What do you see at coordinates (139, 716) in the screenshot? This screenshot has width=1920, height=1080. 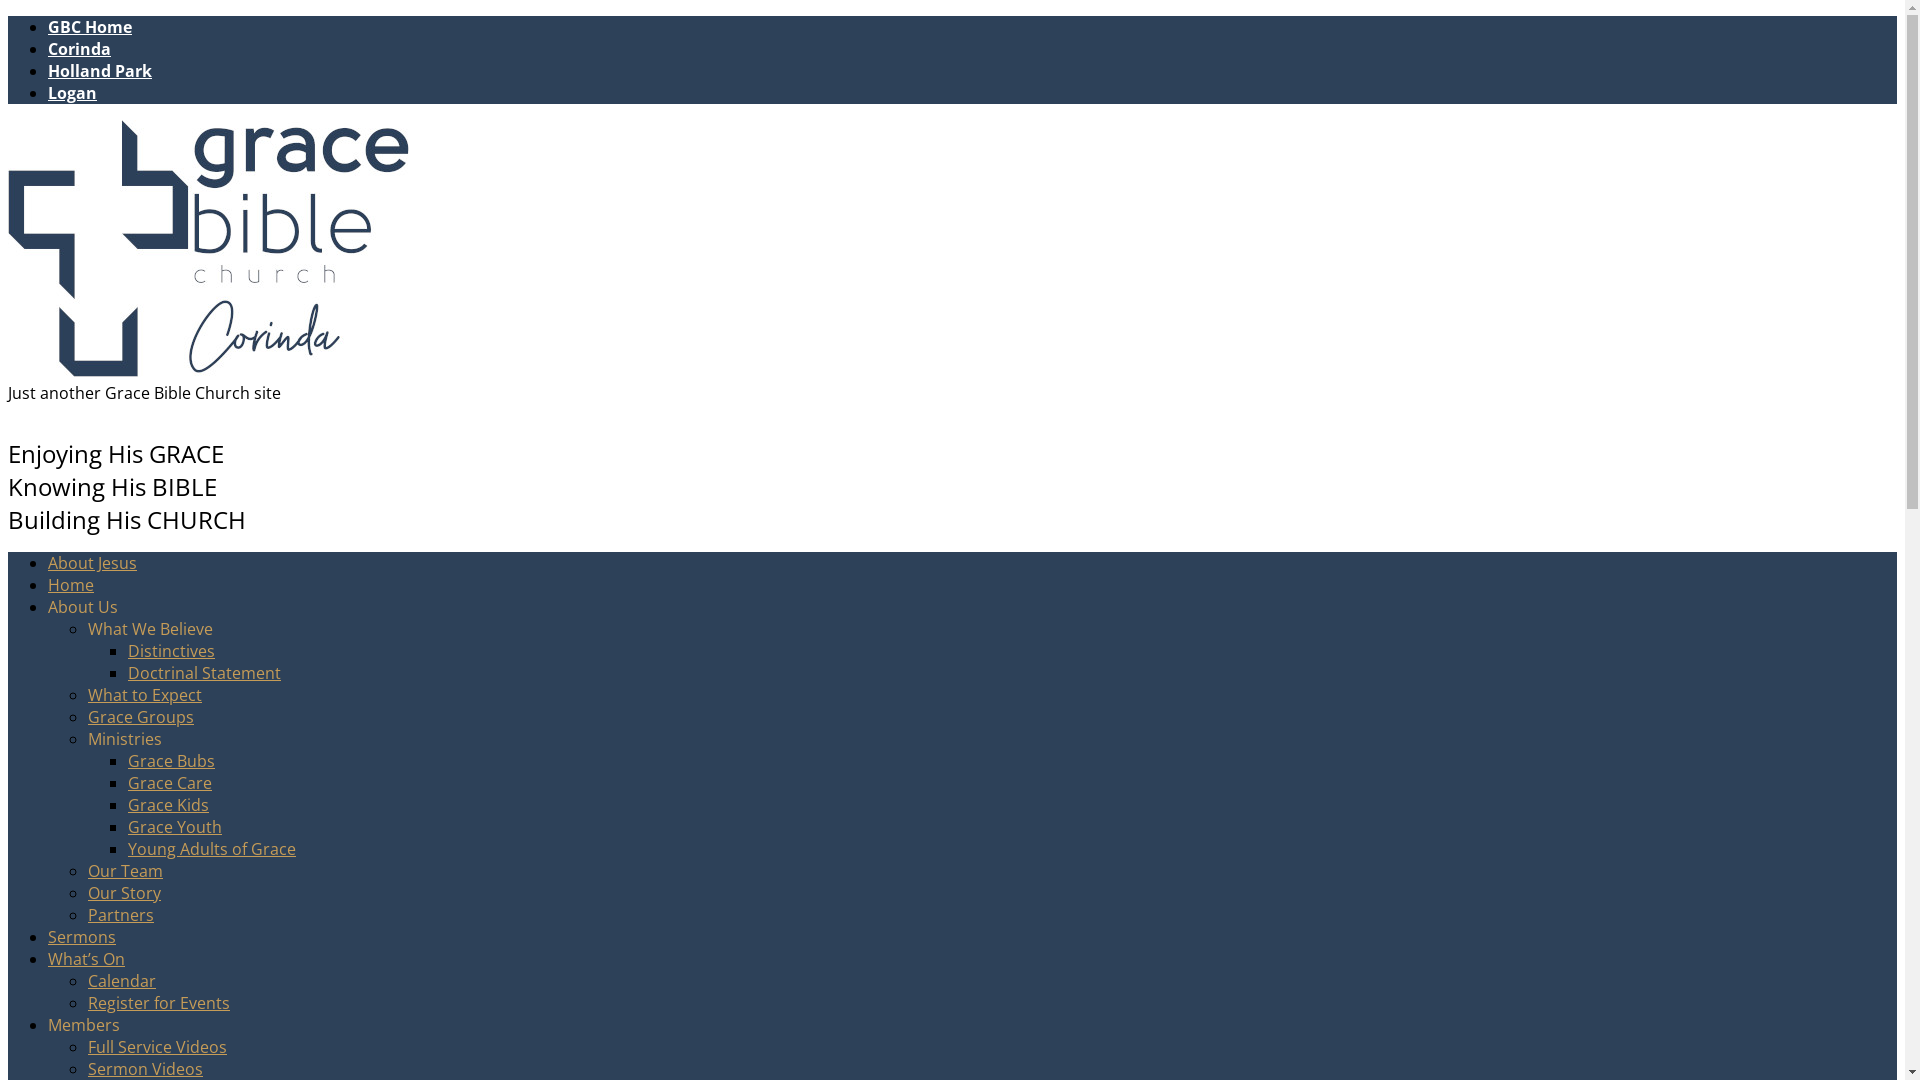 I see `'Grace Groups'` at bounding box center [139, 716].